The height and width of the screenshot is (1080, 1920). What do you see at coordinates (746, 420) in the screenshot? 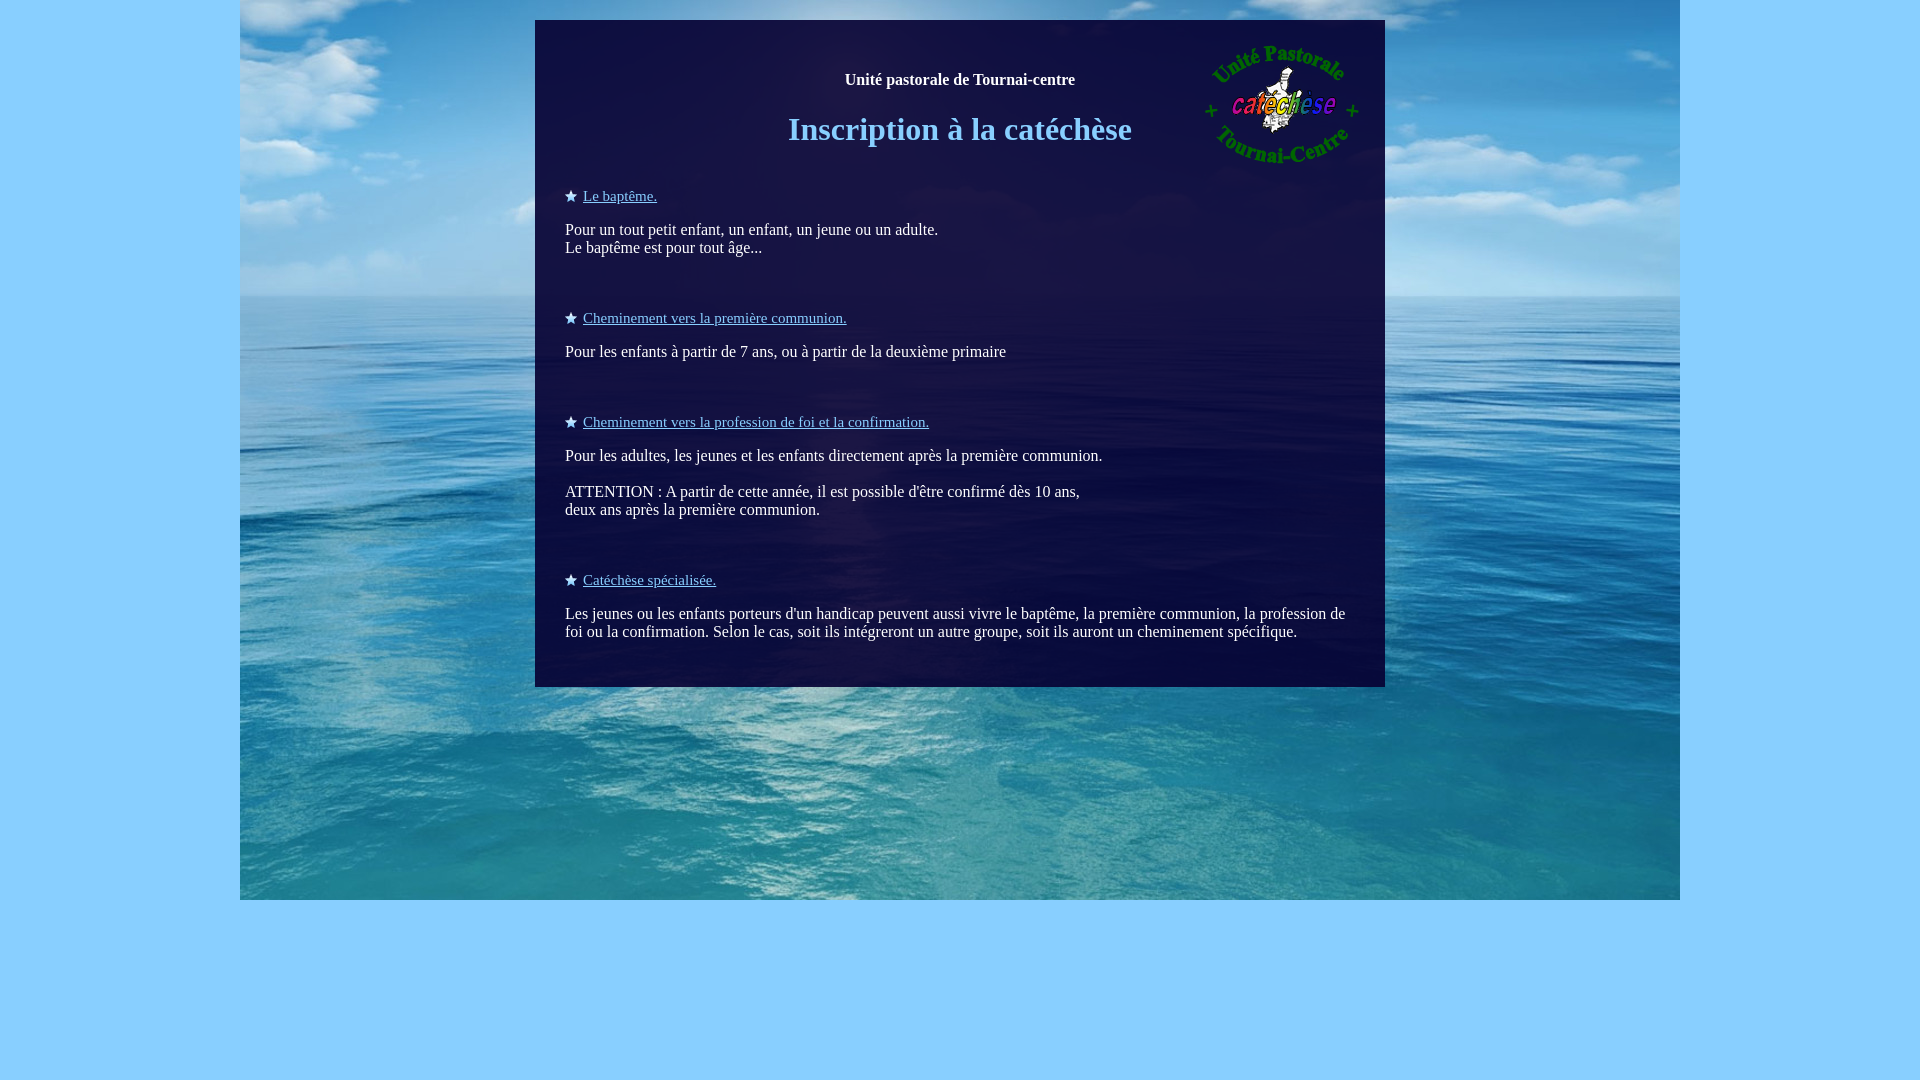
I see `'Cheminement vers la profession de foi et la confirmation.'` at bounding box center [746, 420].